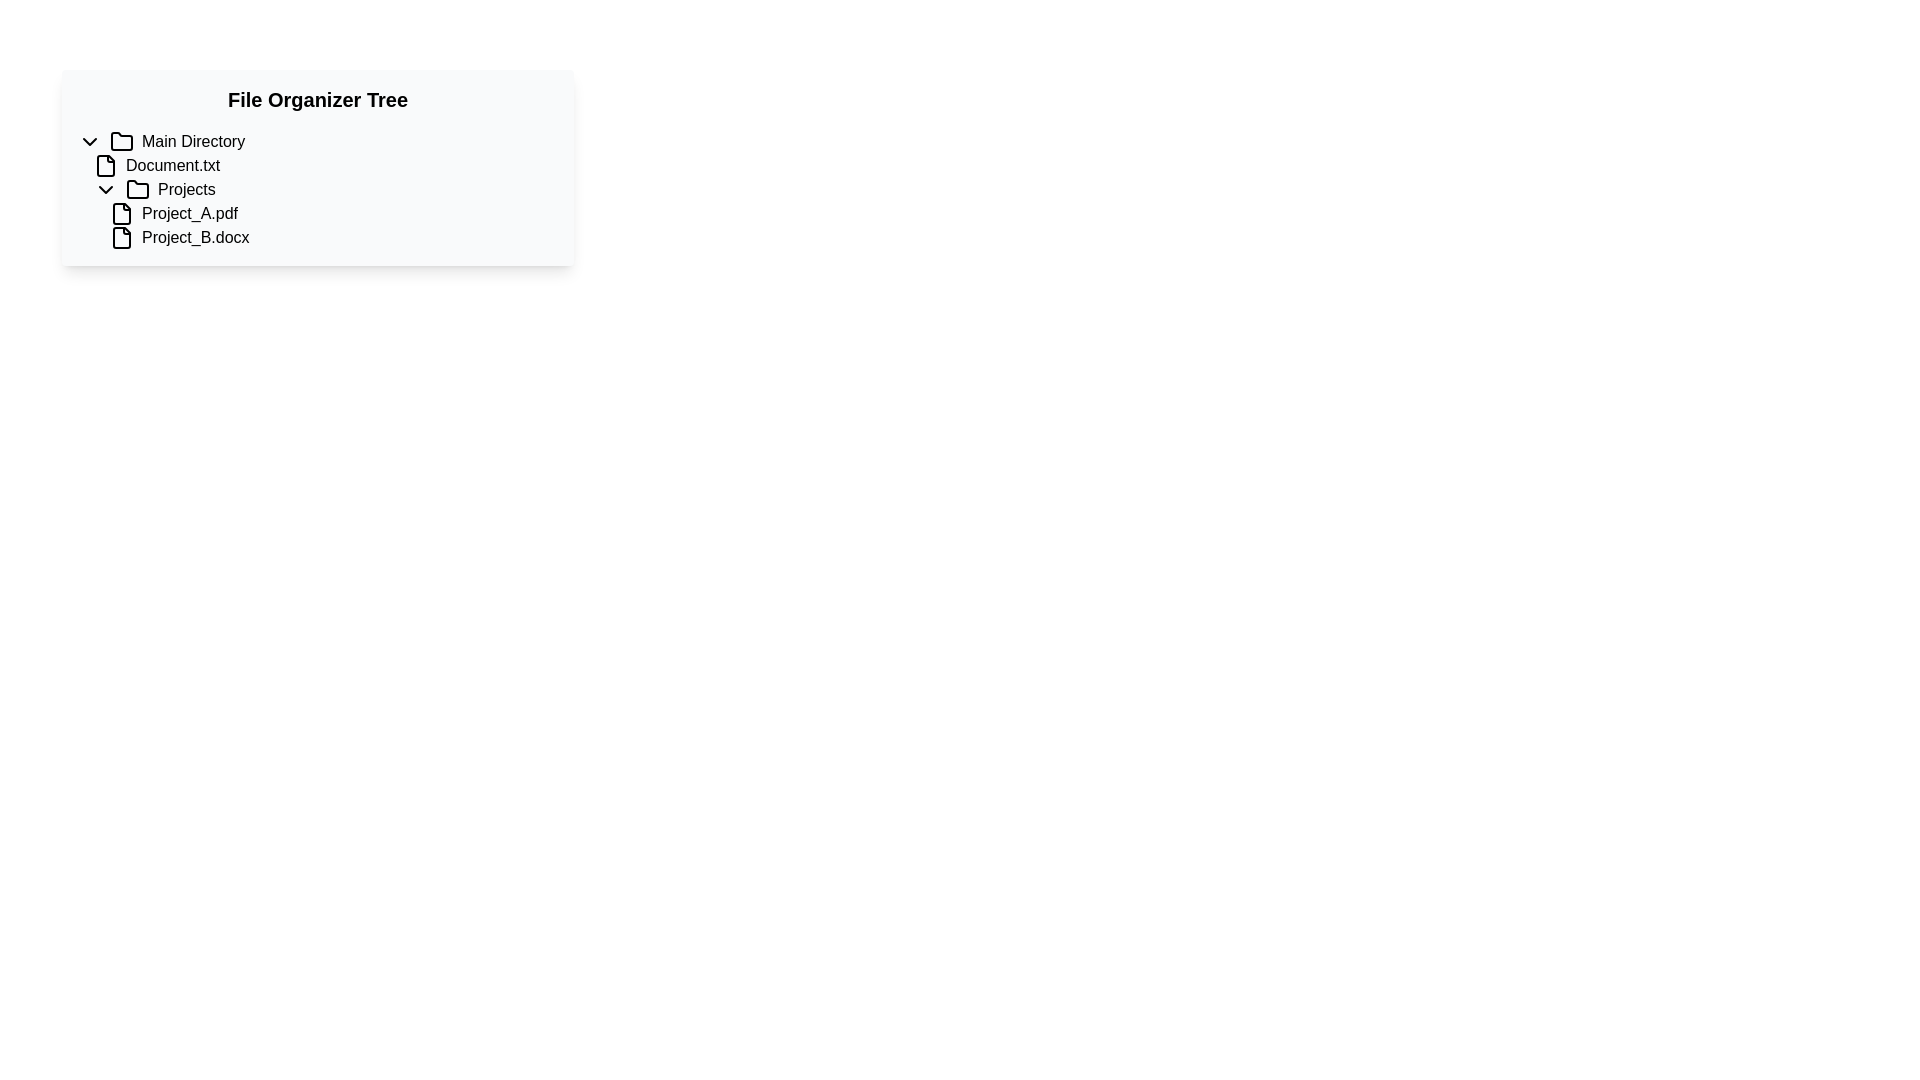 The width and height of the screenshot is (1920, 1080). Describe the element at coordinates (334, 237) in the screenshot. I see `the file item representation for 'Project_B.docx' located under the 'Projects' folder in the file tree` at that location.